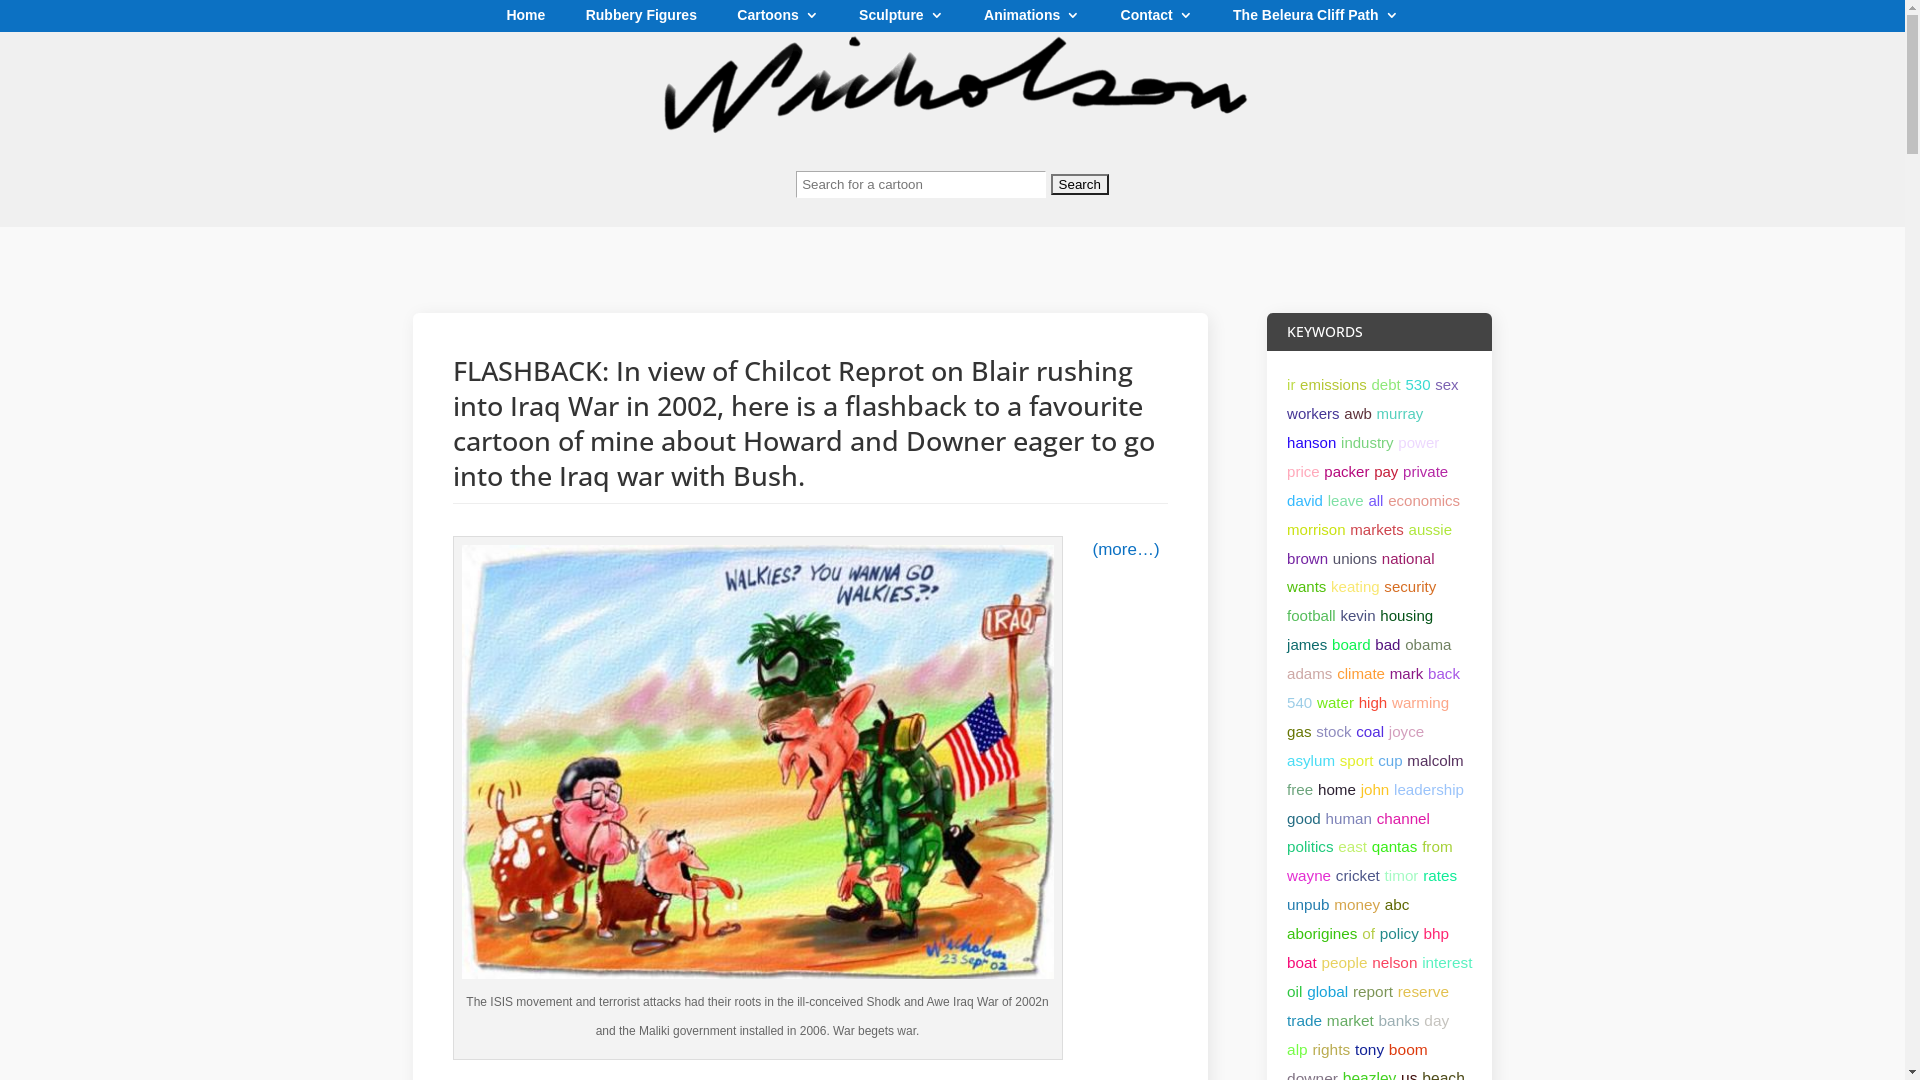  I want to click on 'market', so click(1350, 1020).